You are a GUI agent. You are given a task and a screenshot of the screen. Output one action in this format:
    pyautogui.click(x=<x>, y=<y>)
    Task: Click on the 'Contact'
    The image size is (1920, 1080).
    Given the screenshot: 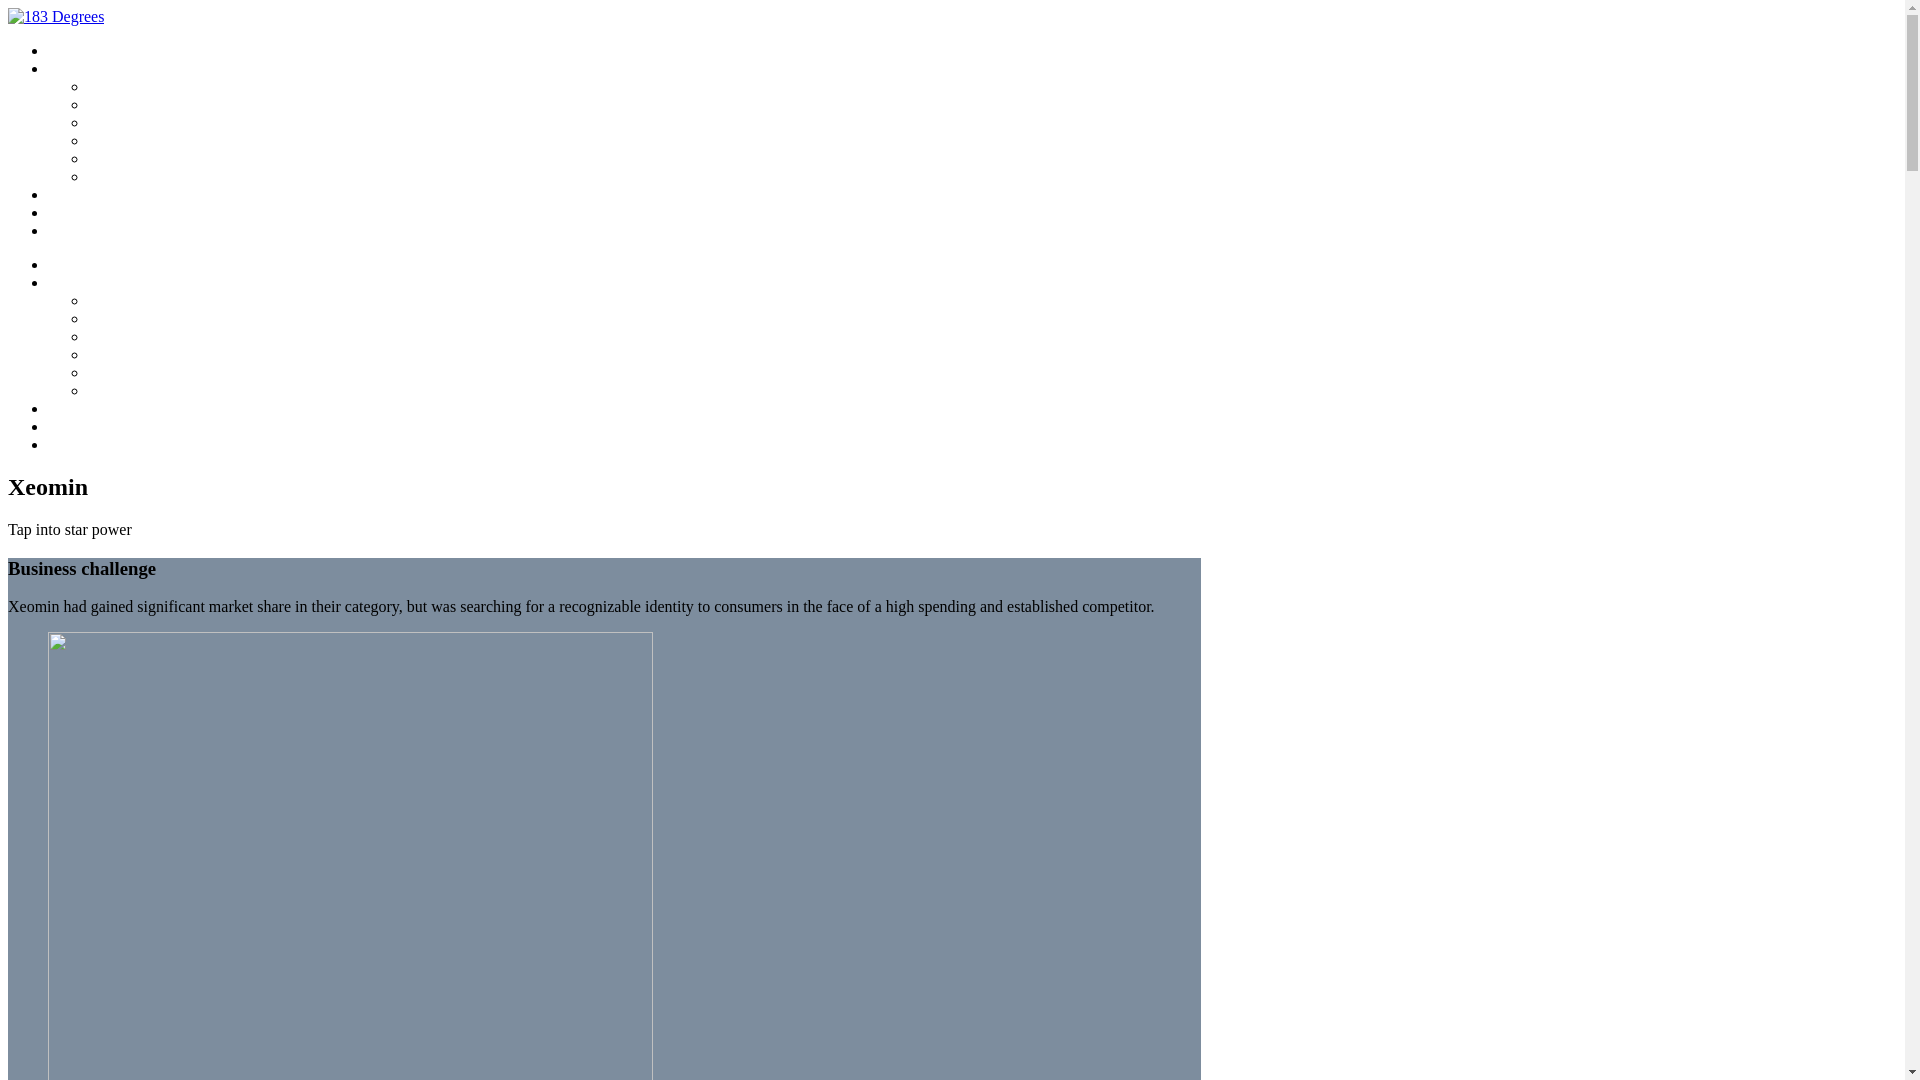 What is the action you would take?
    pyautogui.click(x=71, y=426)
    